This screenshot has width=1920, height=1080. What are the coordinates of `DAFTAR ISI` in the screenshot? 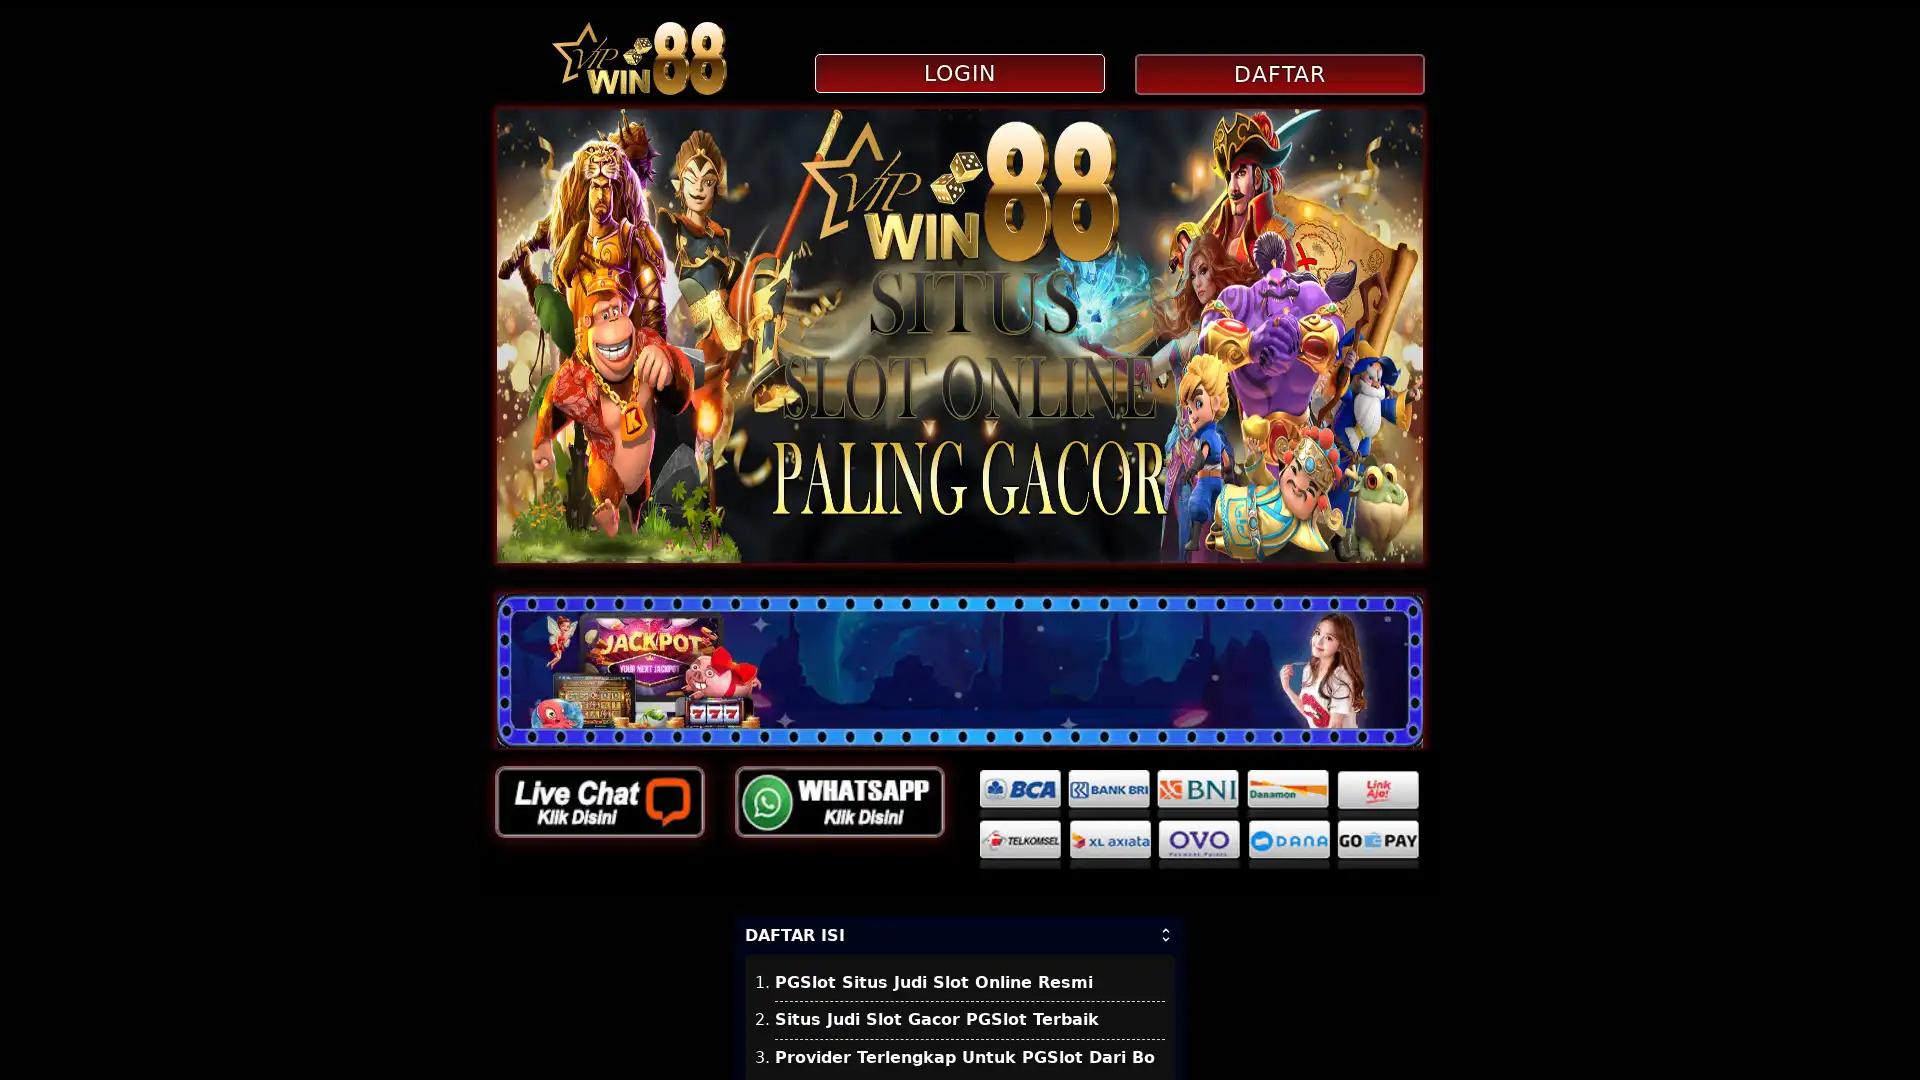 It's located at (960, 934).